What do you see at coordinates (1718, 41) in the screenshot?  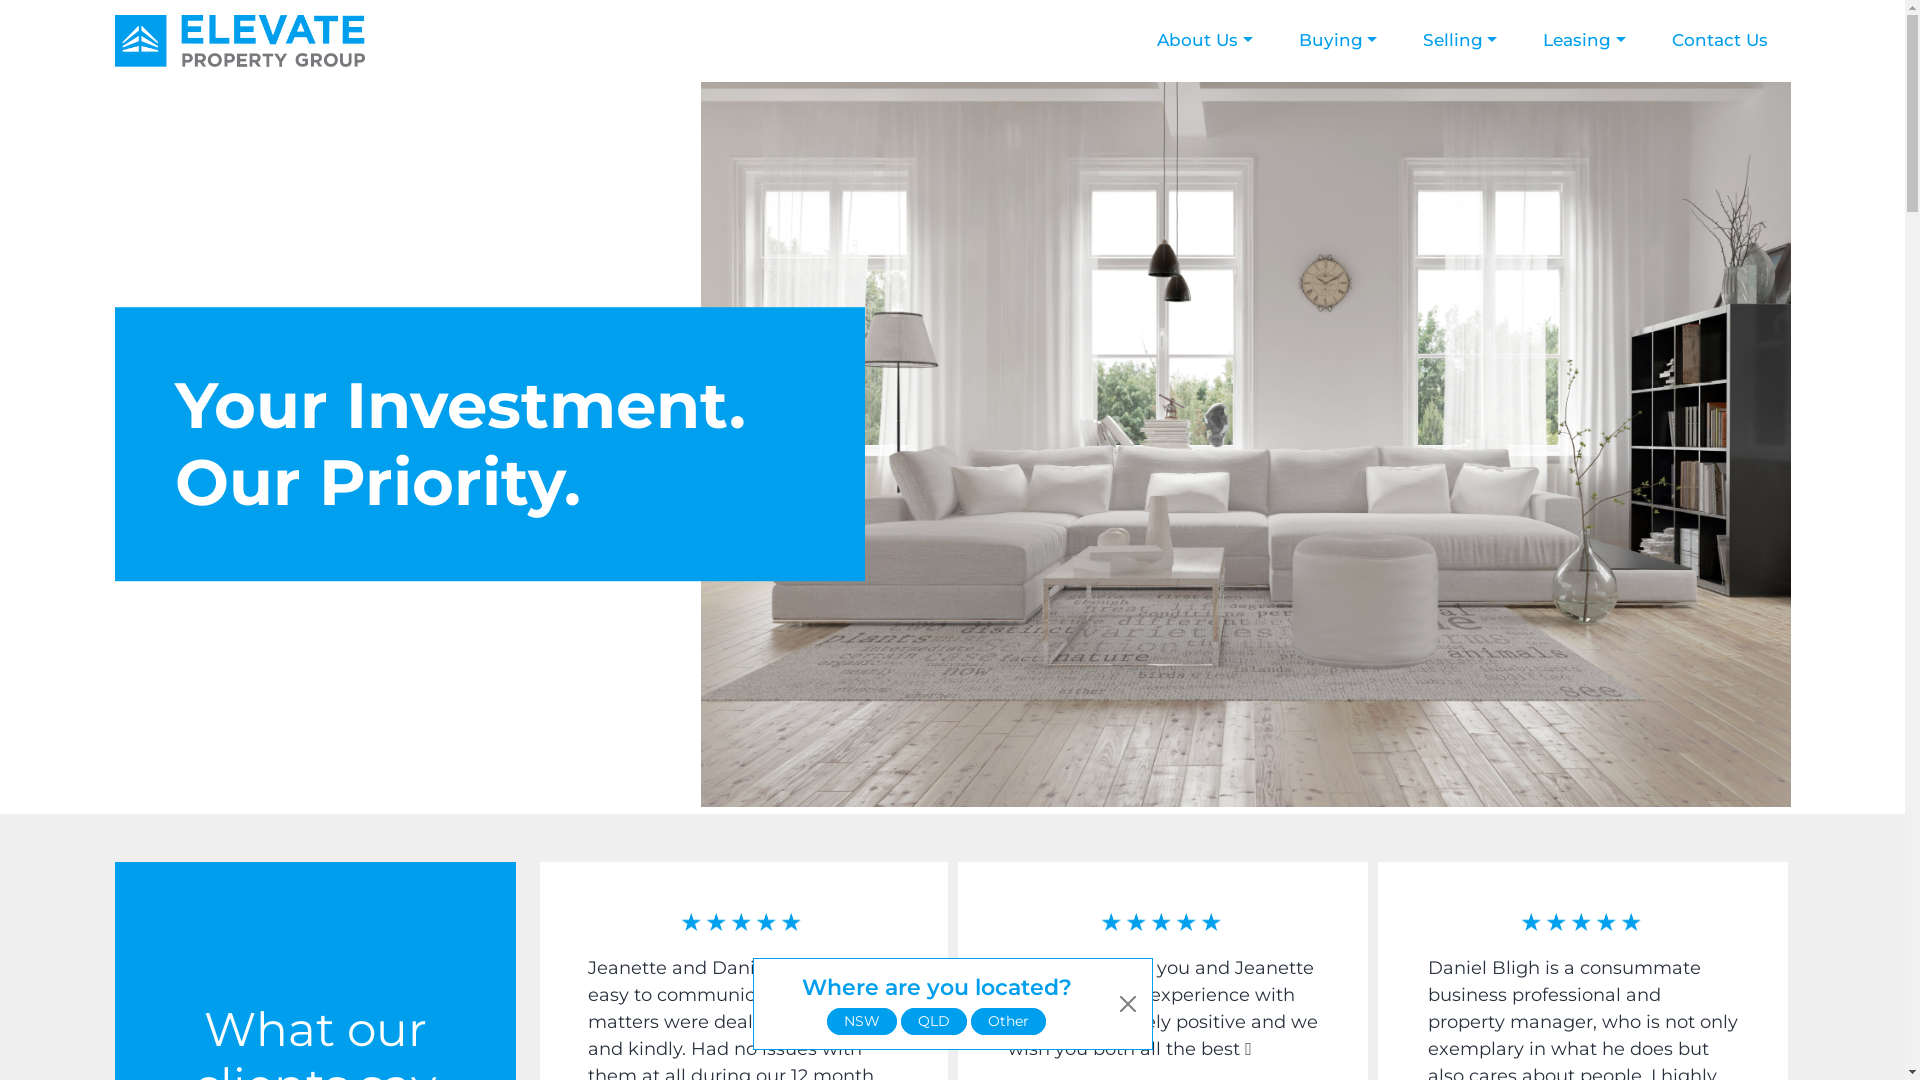 I see `'Contact Us'` at bounding box center [1718, 41].